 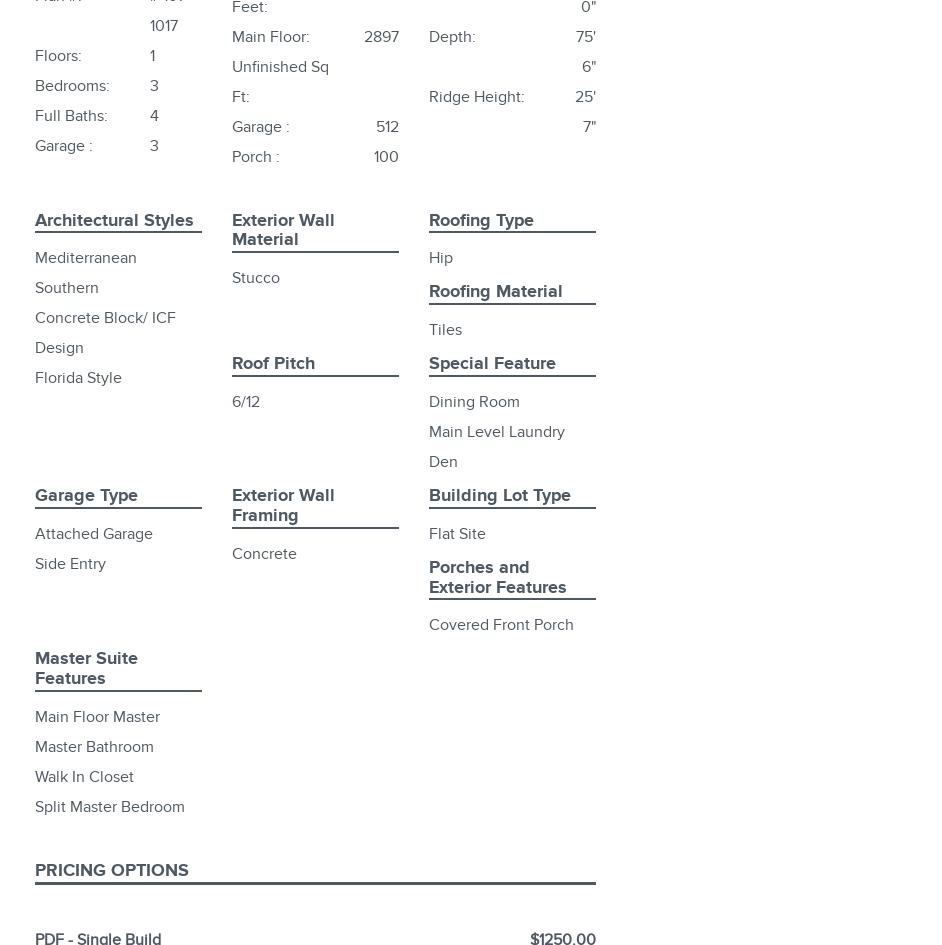 I want to click on 'Tiles', so click(x=444, y=329).